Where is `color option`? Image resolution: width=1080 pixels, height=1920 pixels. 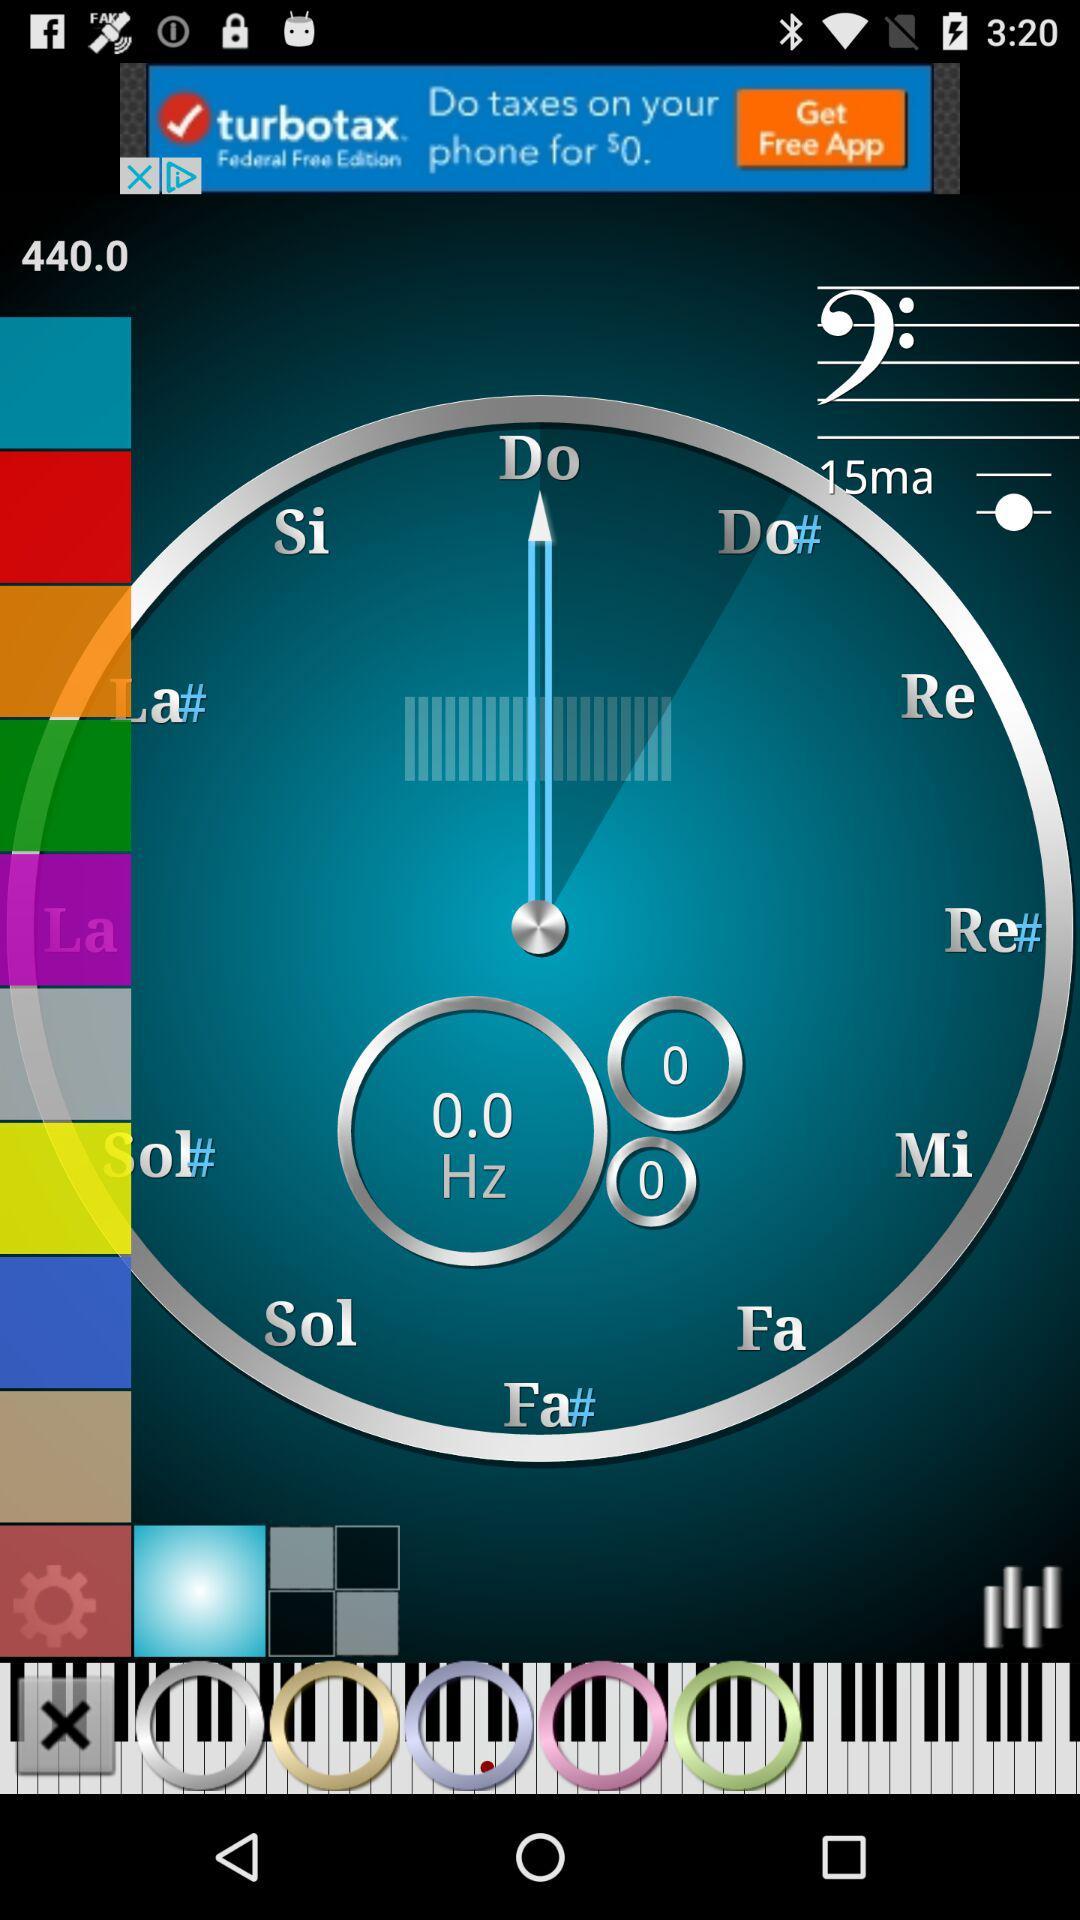
color option is located at coordinates (64, 1053).